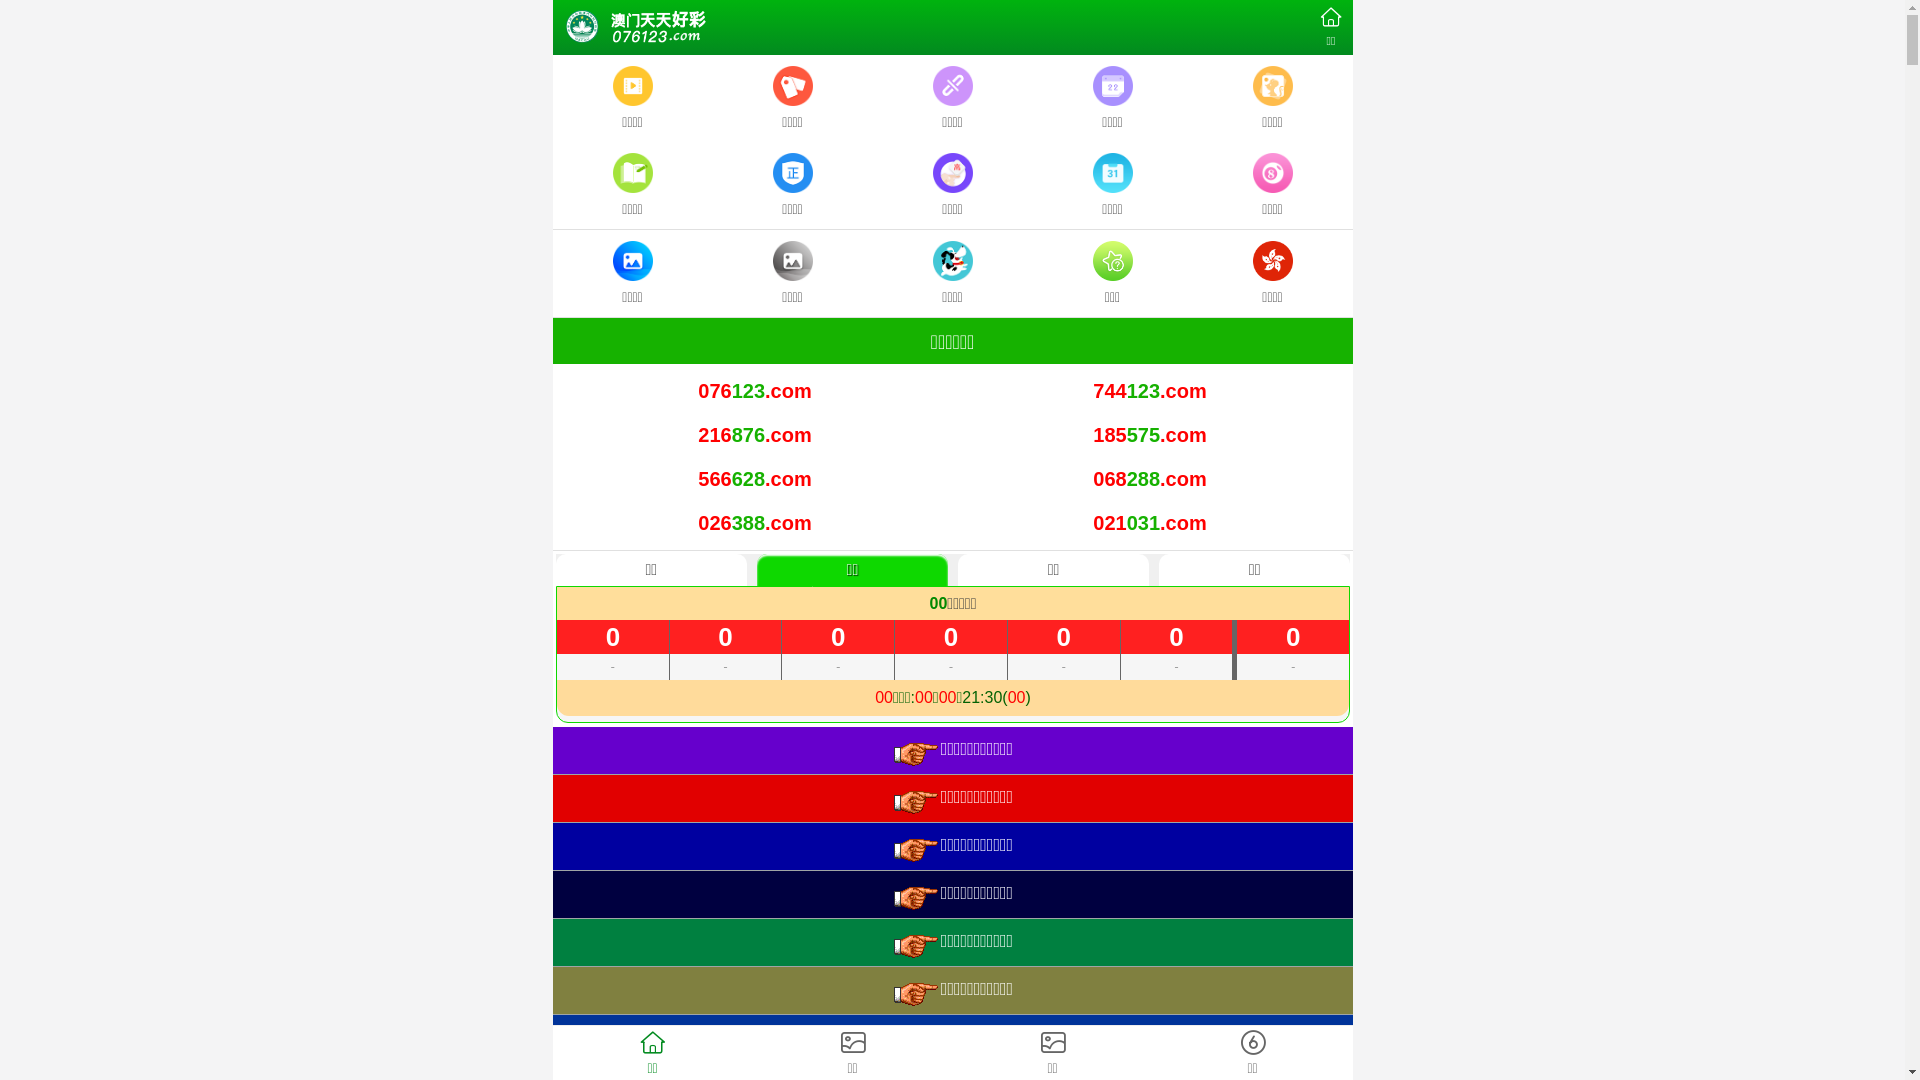 Image resolution: width=1920 pixels, height=1080 pixels. I want to click on '744123.com', so click(1149, 392).